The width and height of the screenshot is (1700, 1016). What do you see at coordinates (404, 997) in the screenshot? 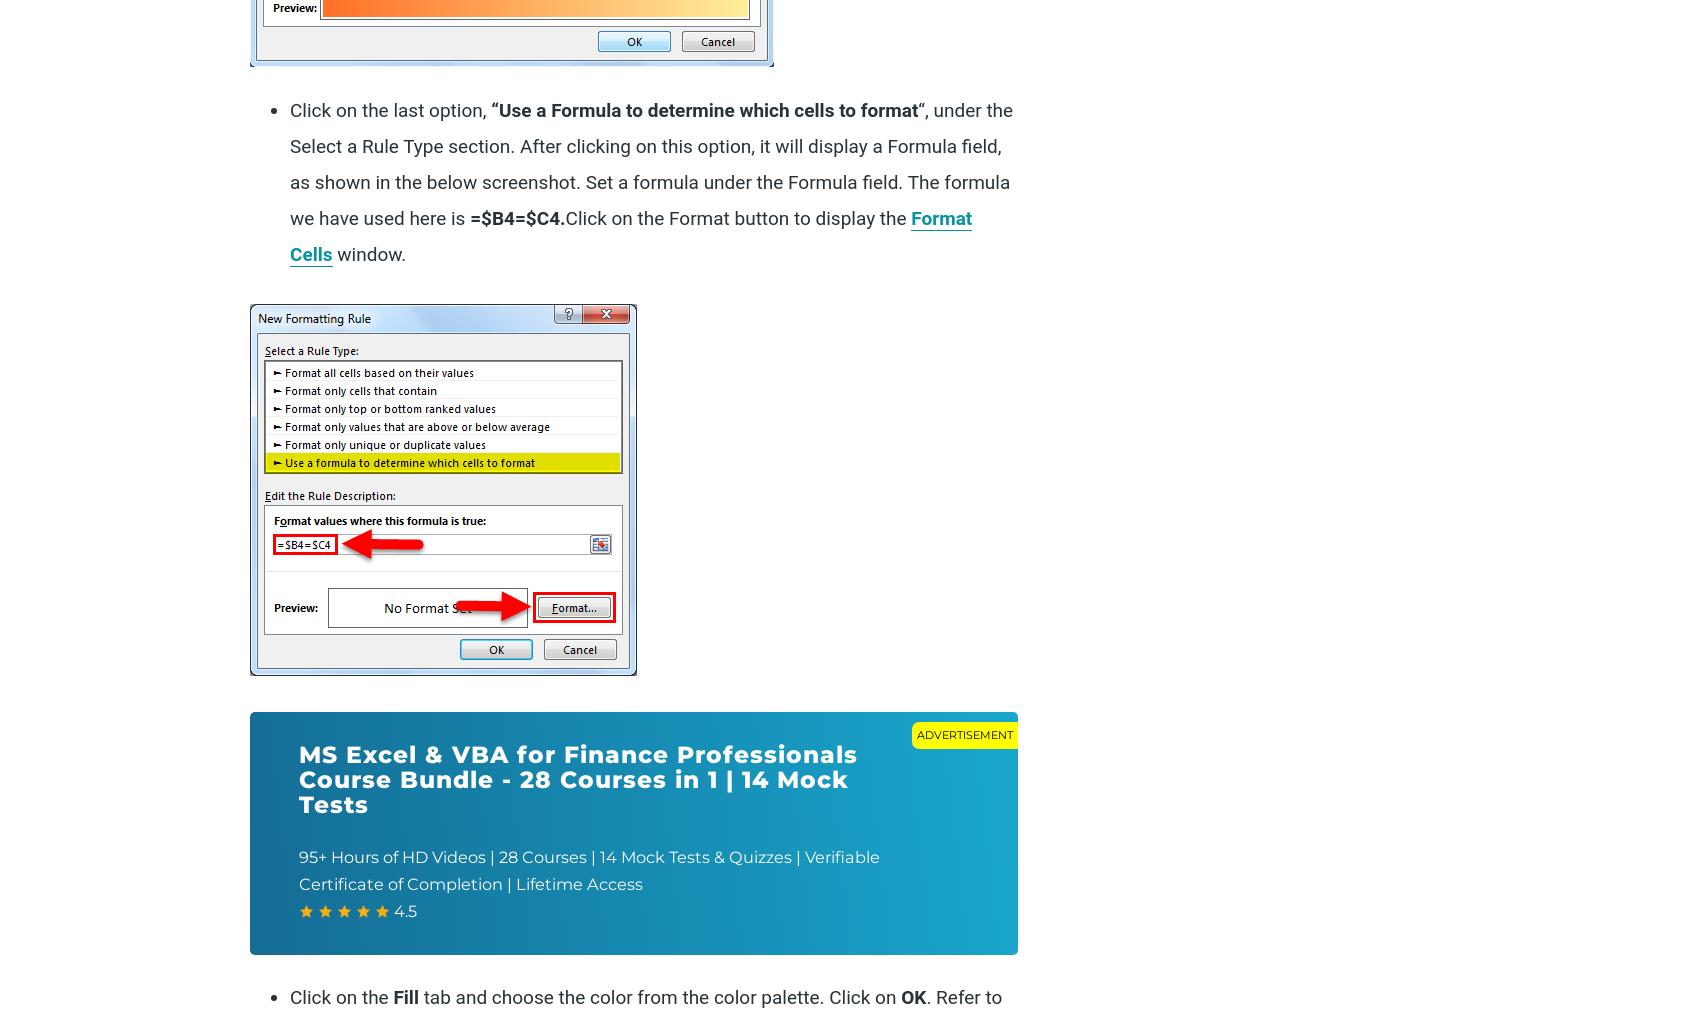
I see `'Fill'` at bounding box center [404, 997].